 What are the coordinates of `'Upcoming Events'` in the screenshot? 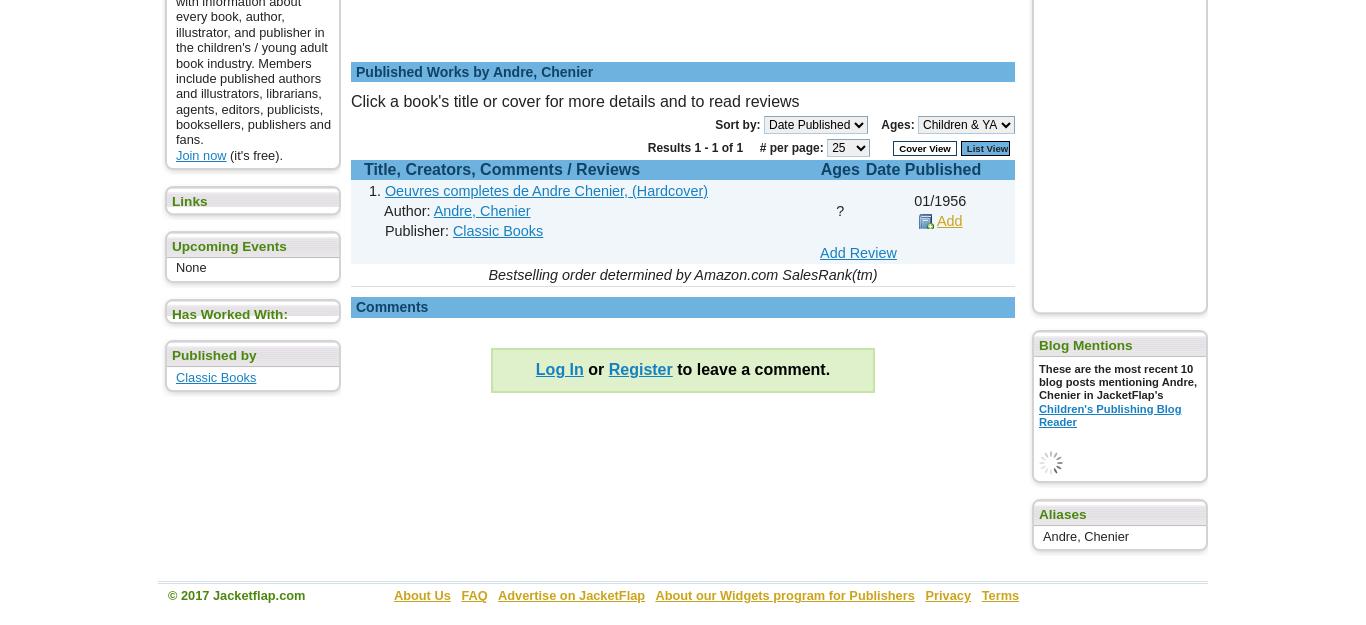 It's located at (228, 245).